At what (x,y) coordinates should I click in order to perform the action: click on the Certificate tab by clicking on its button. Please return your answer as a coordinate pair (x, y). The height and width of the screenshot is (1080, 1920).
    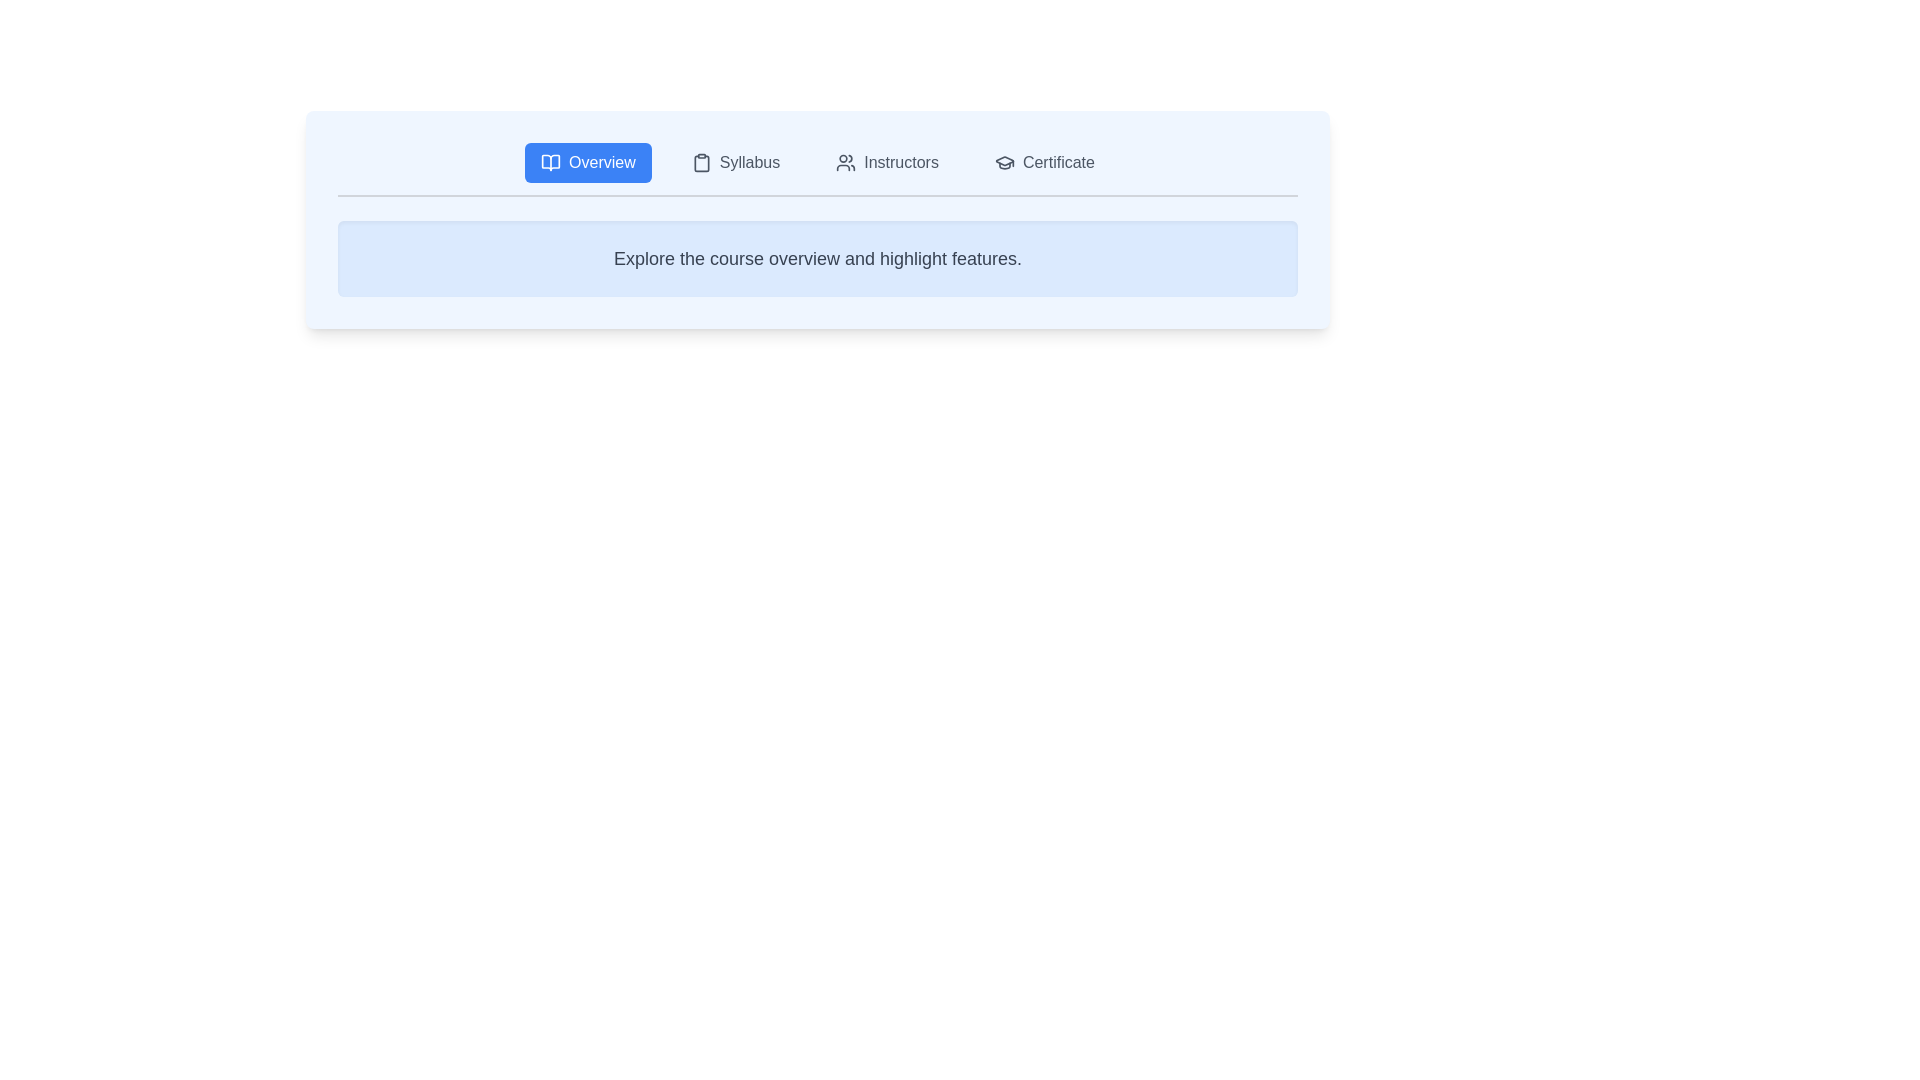
    Looking at the image, I should click on (1043, 161).